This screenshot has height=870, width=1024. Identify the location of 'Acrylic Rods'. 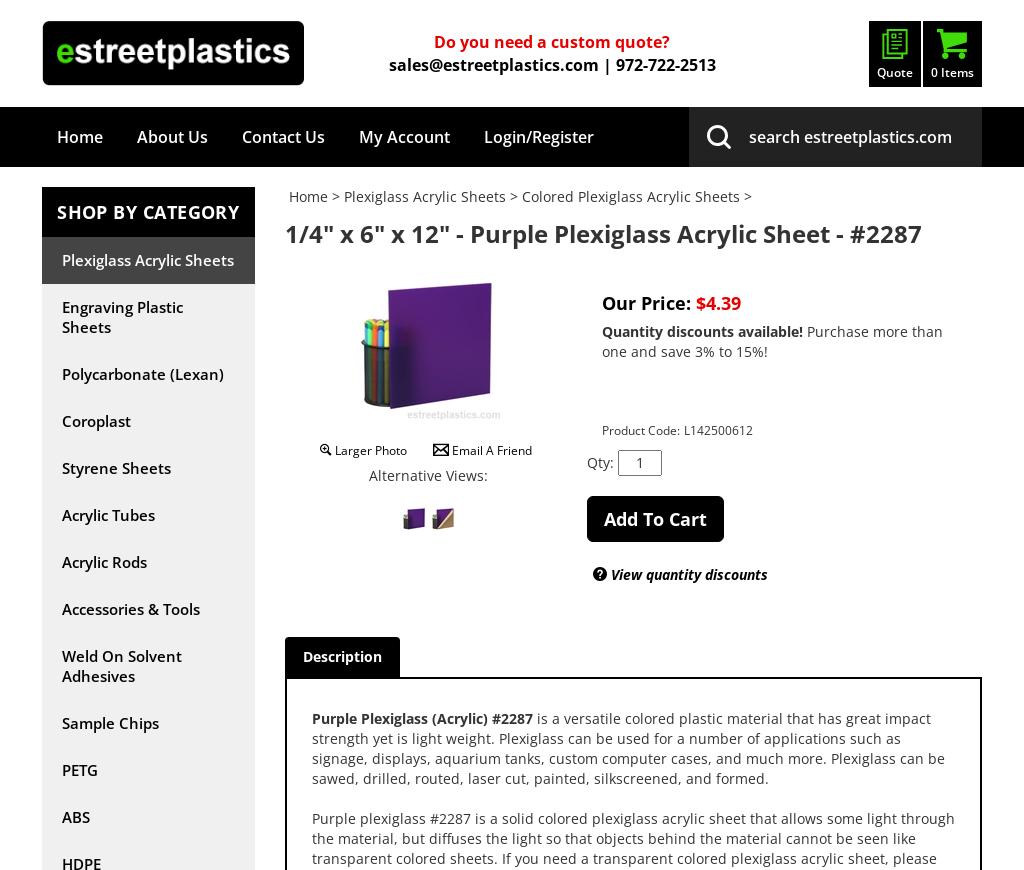
(60, 561).